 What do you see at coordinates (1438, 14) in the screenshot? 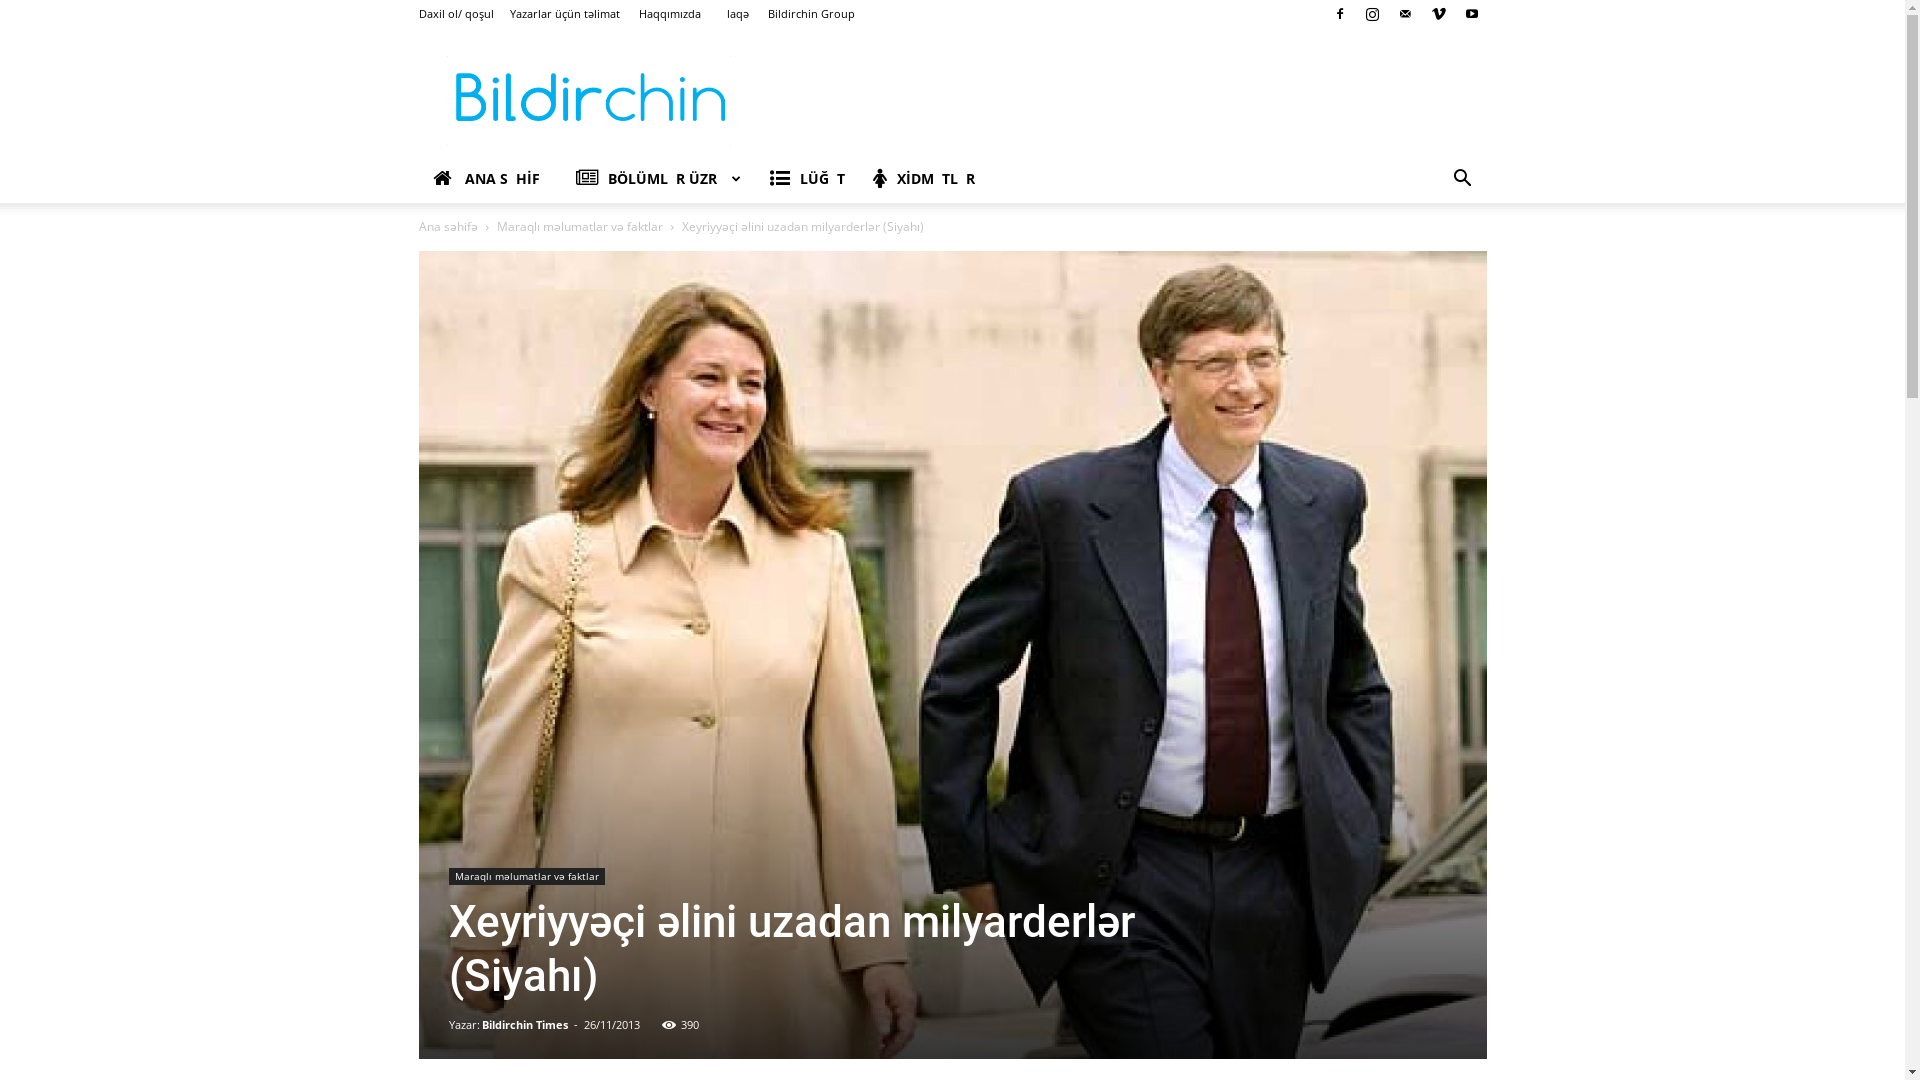
I see `'Vimeo'` at bounding box center [1438, 14].